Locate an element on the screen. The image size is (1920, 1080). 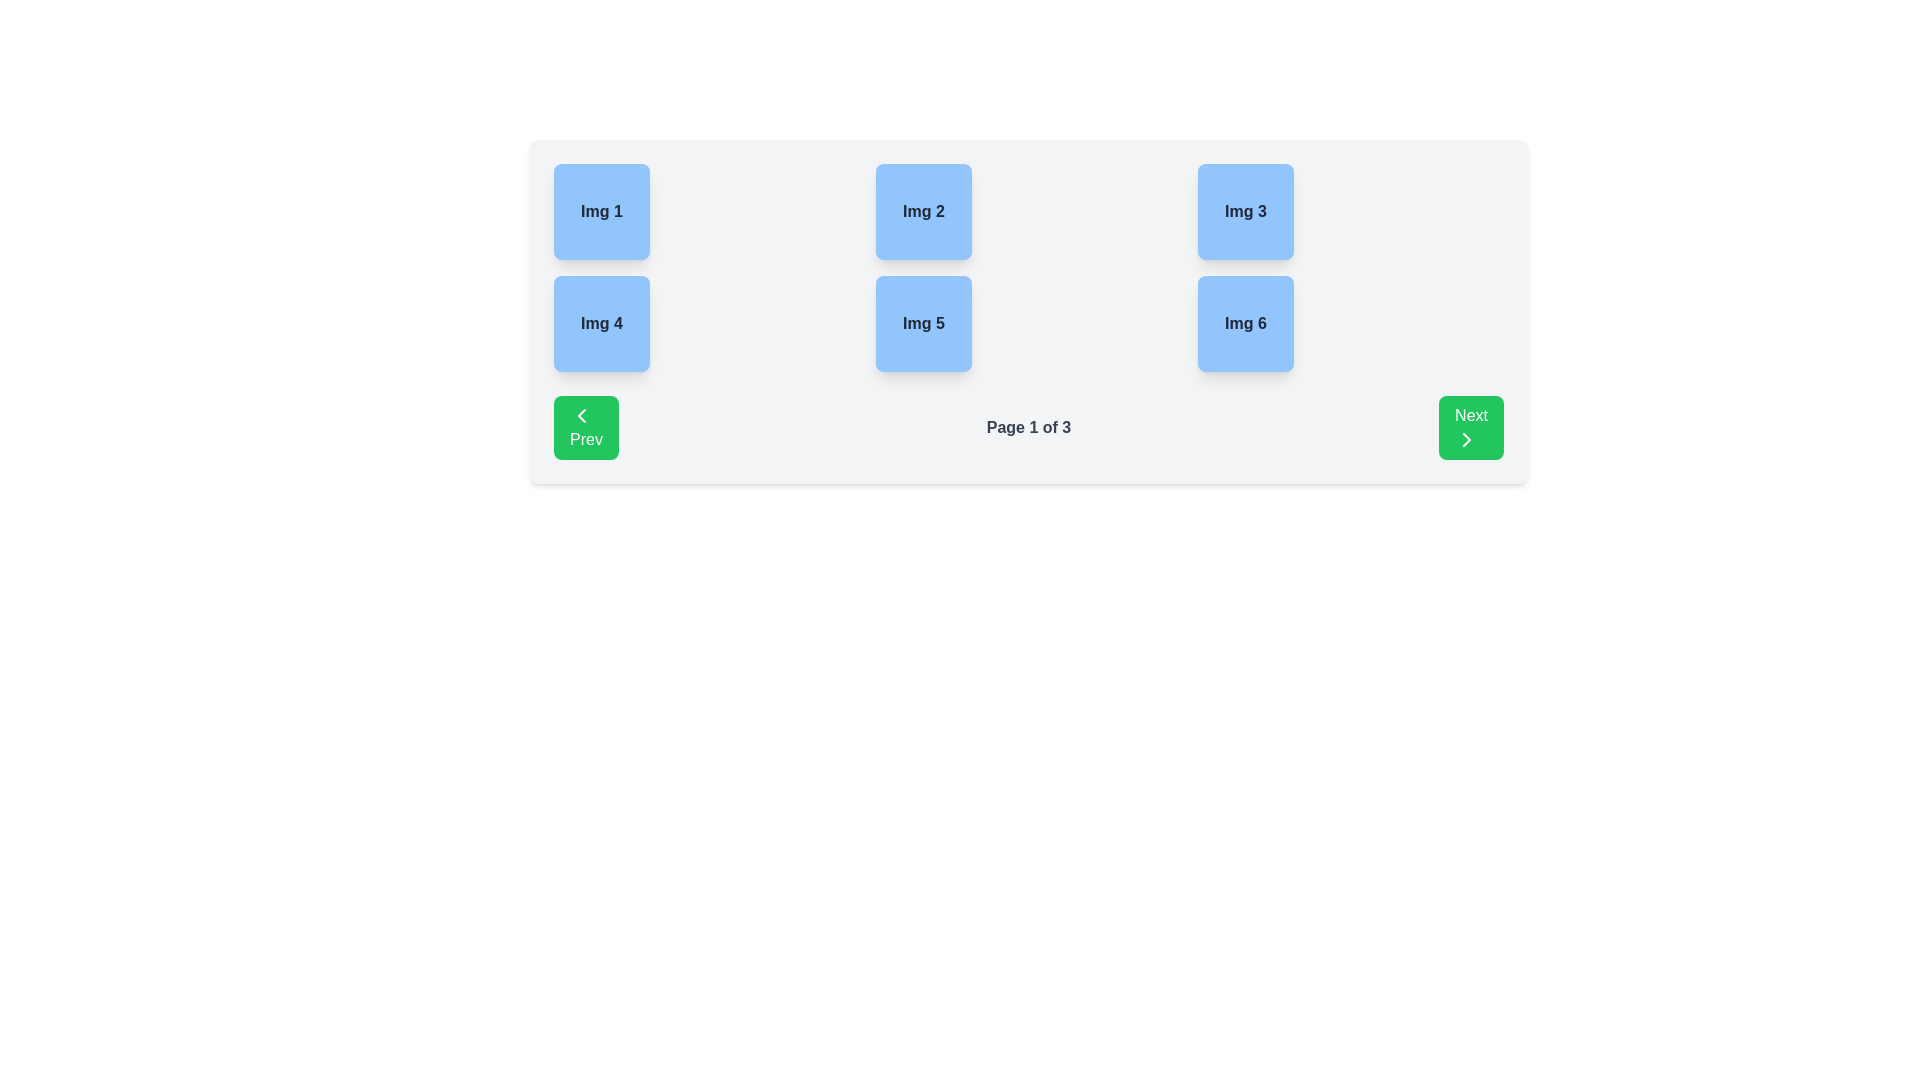
the Static labeled box with rounded edges, light blue background, and bold dark gray text 'Img 6' located in the bottom-right corner of the grid layout is located at coordinates (1245, 323).